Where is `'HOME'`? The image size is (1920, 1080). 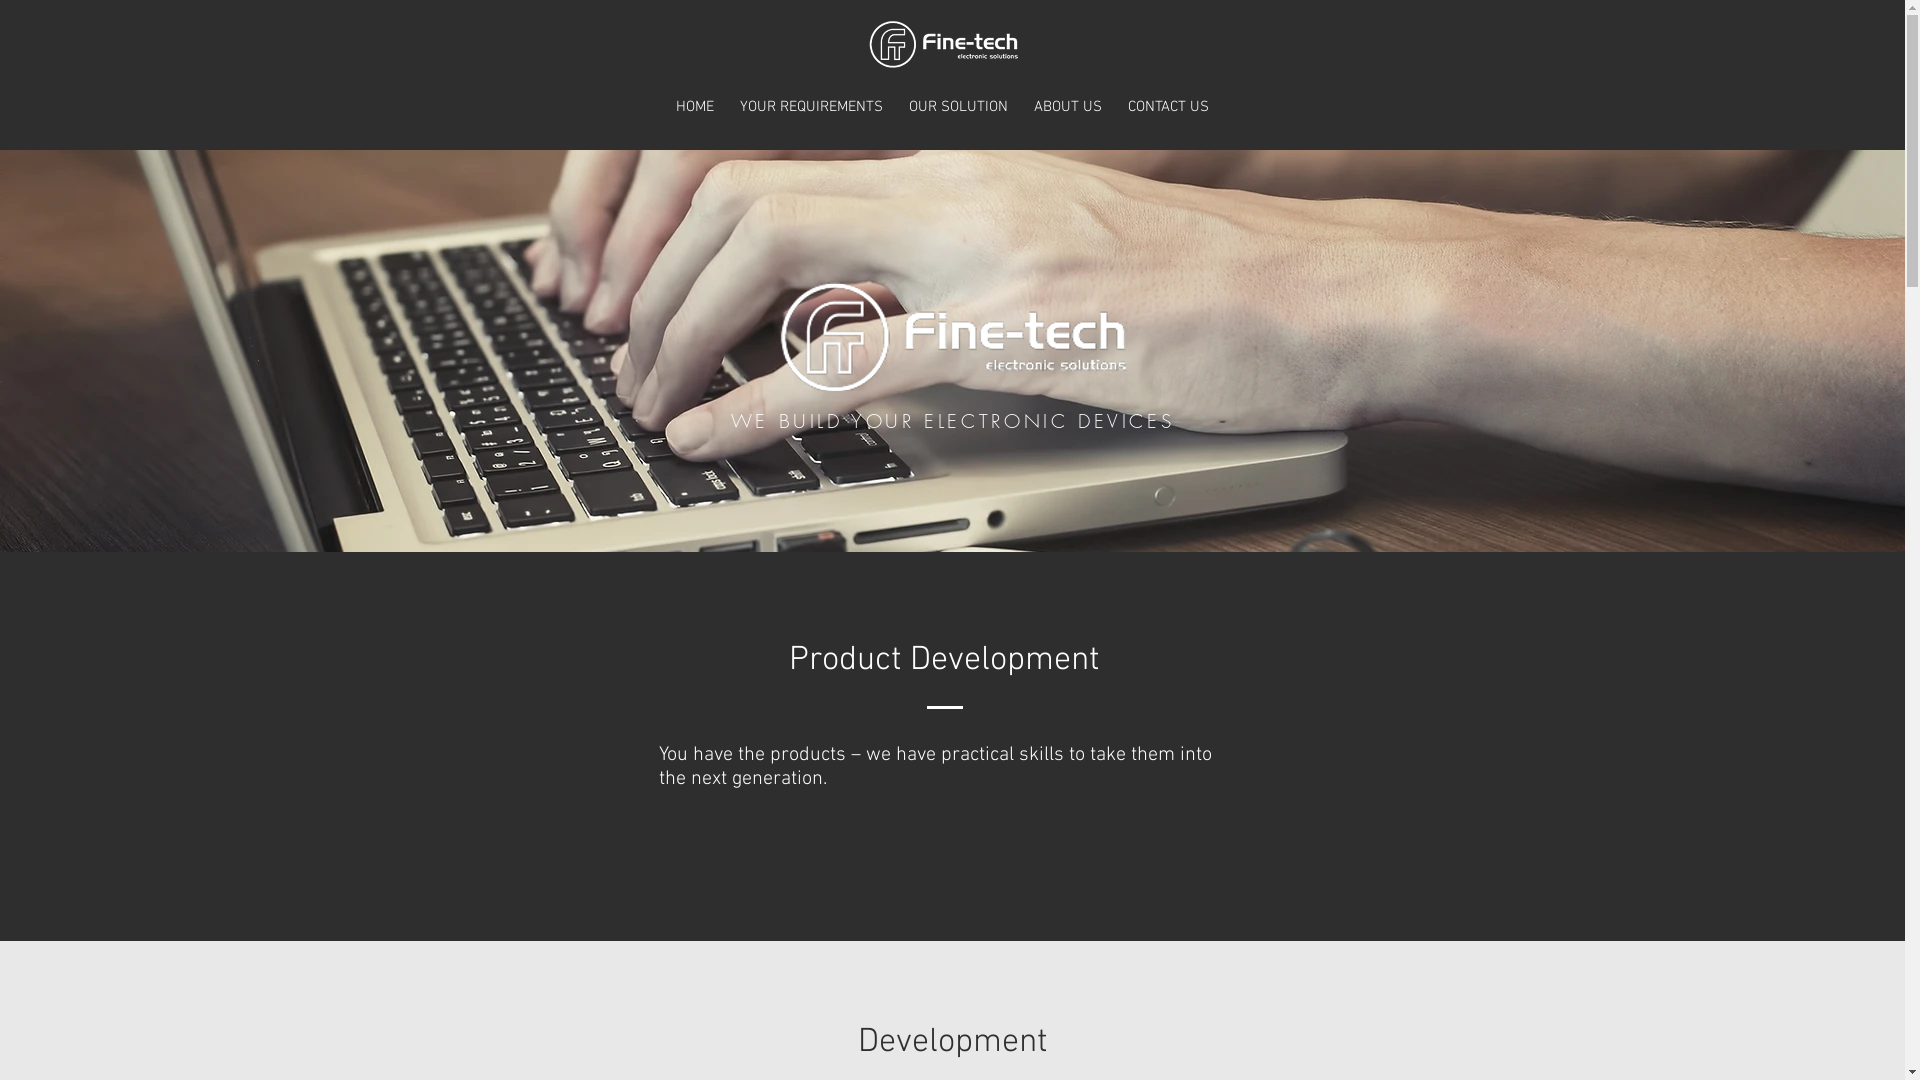
'HOME' is located at coordinates (662, 107).